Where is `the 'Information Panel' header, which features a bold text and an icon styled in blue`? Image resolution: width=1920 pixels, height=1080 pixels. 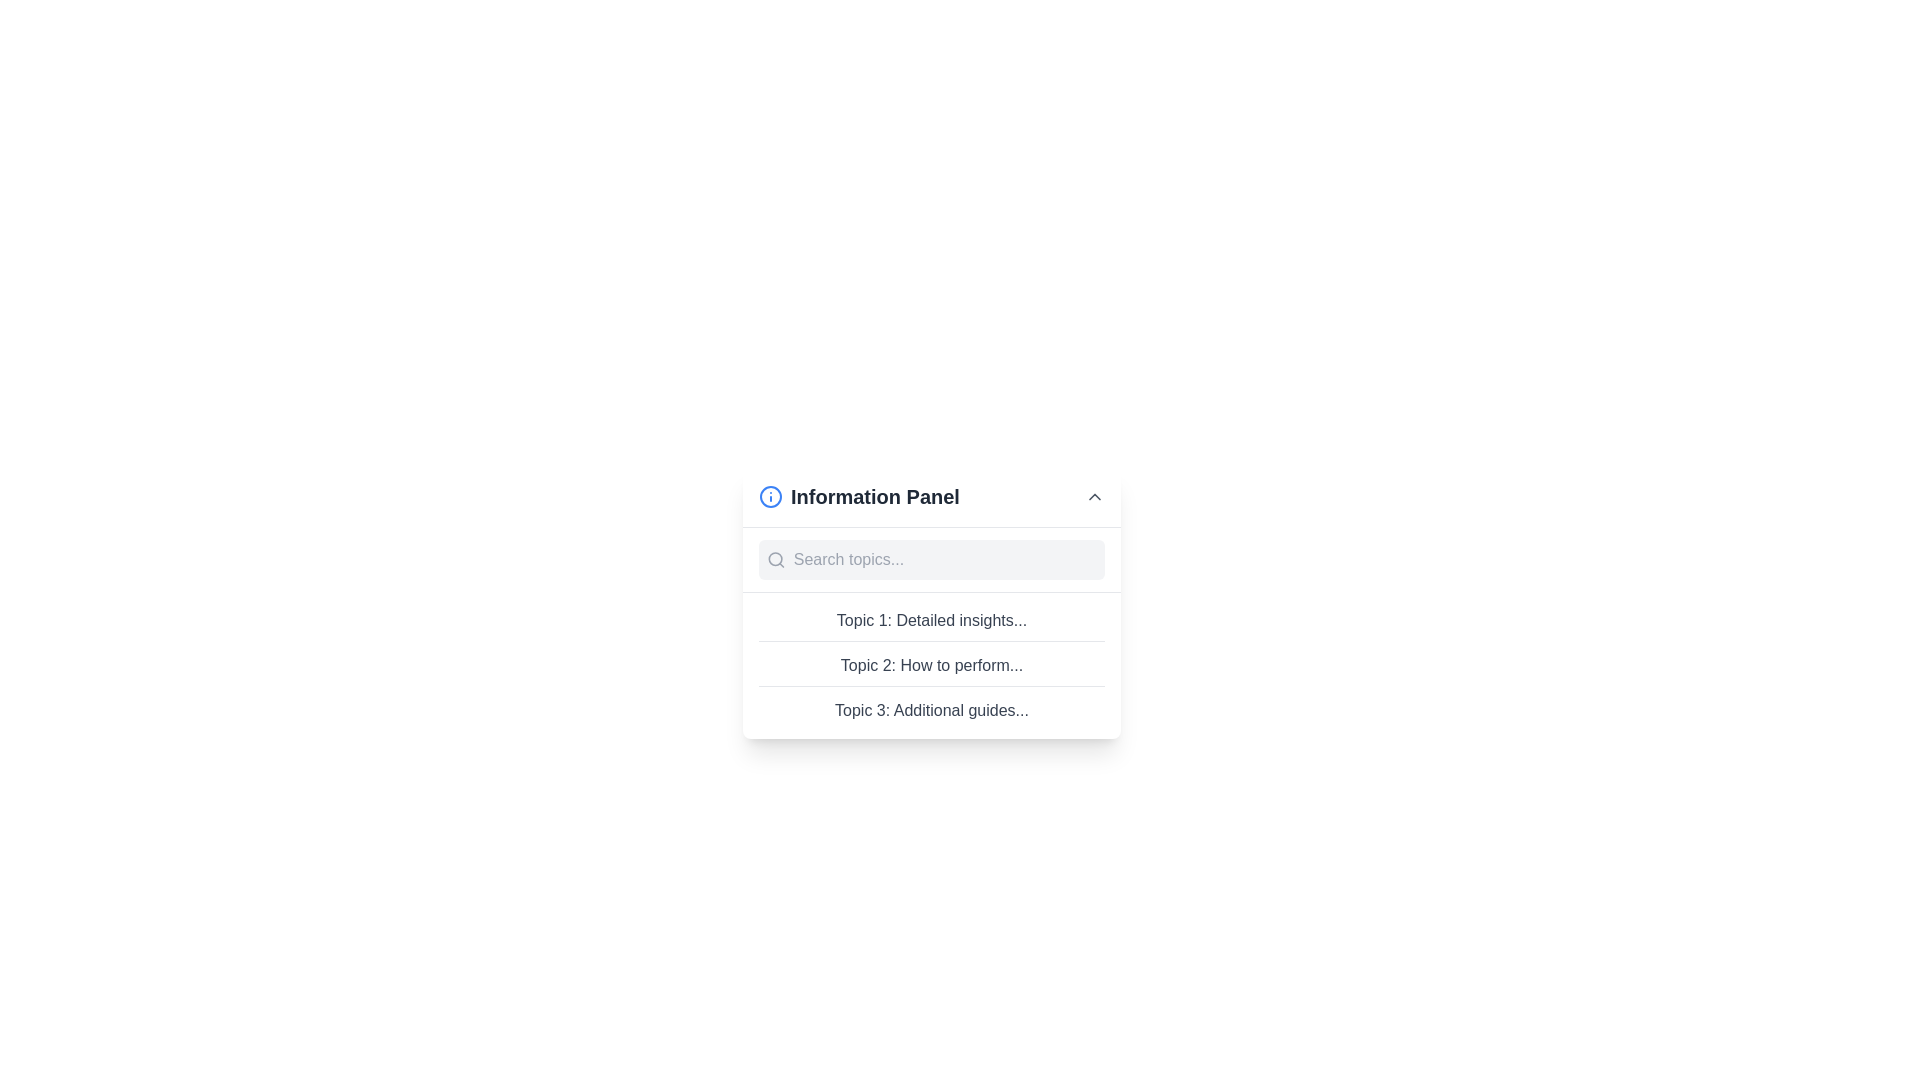
the 'Information Panel' header, which features a bold text and an icon styled in blue is located at coordinates (859, 496).